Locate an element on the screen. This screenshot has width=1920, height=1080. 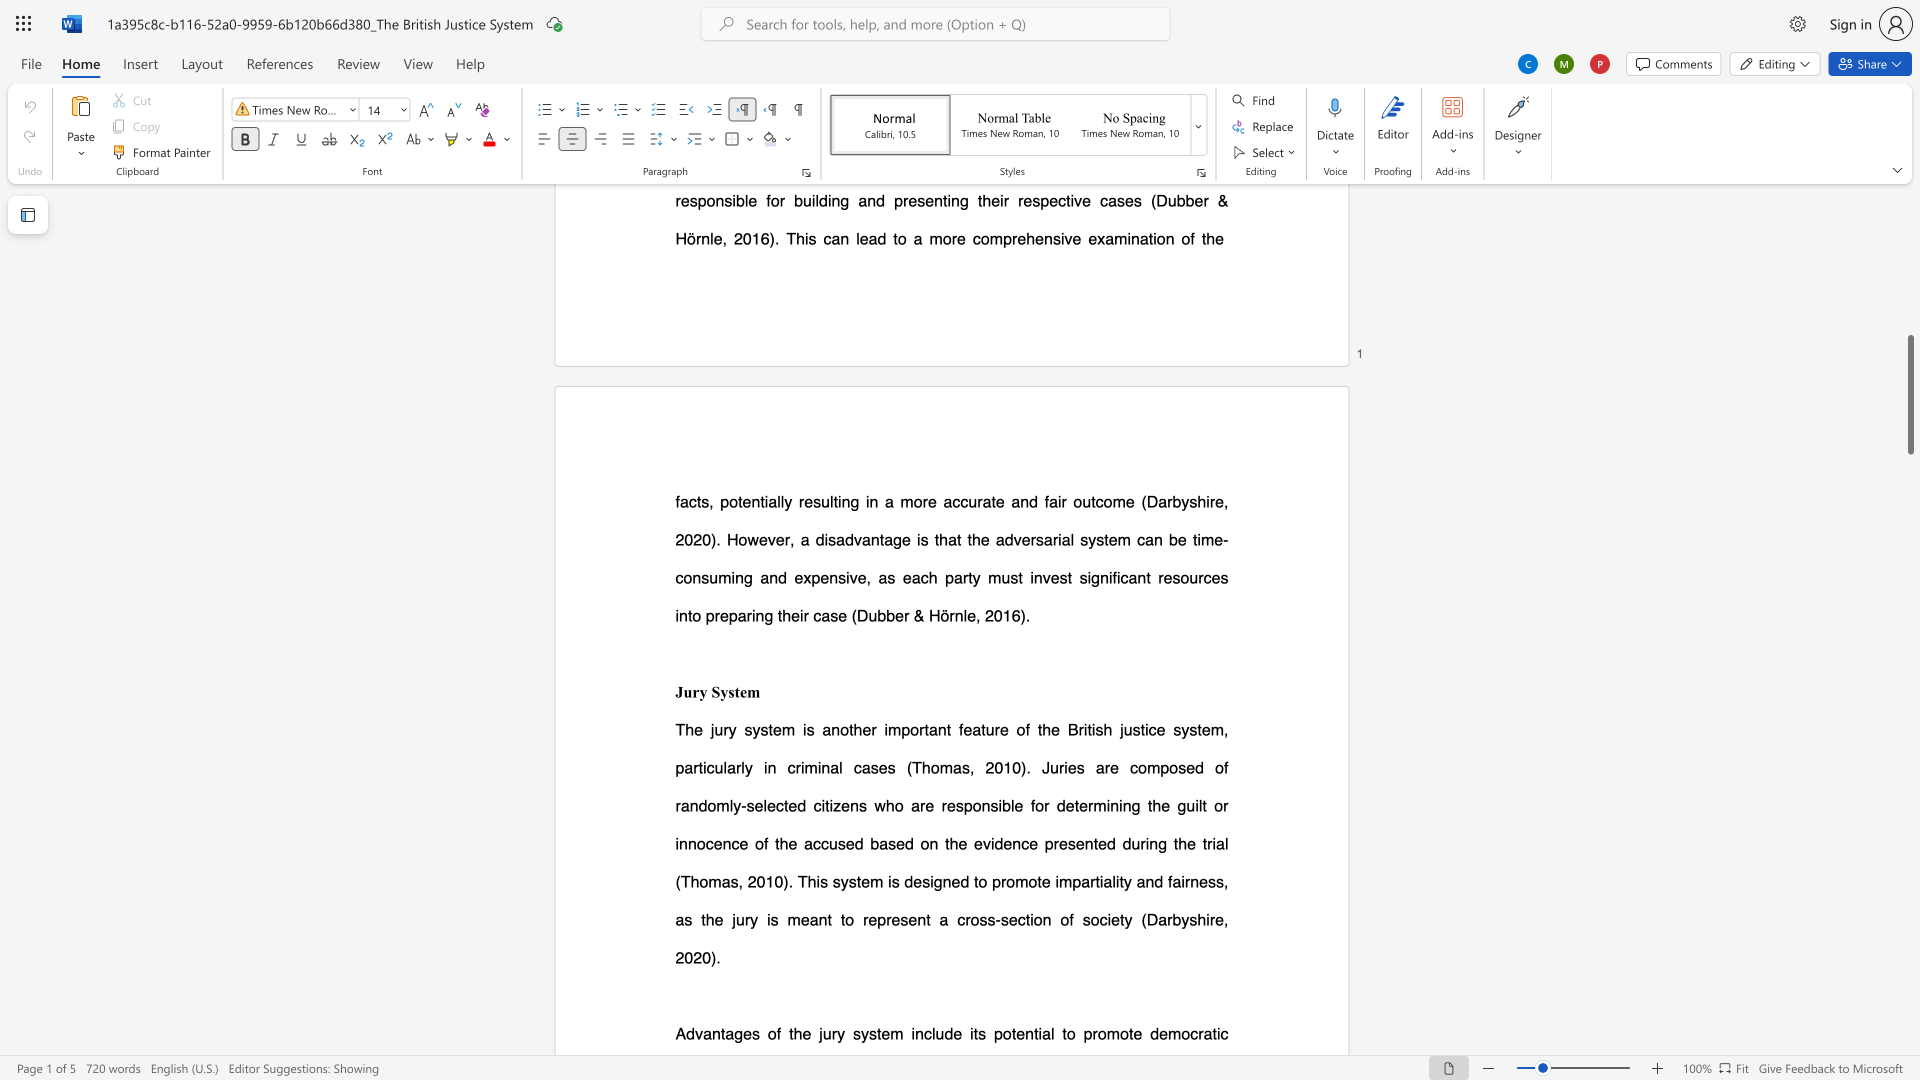
the page's right scrollbar for upward movement is located at coordinates (1909, 450).